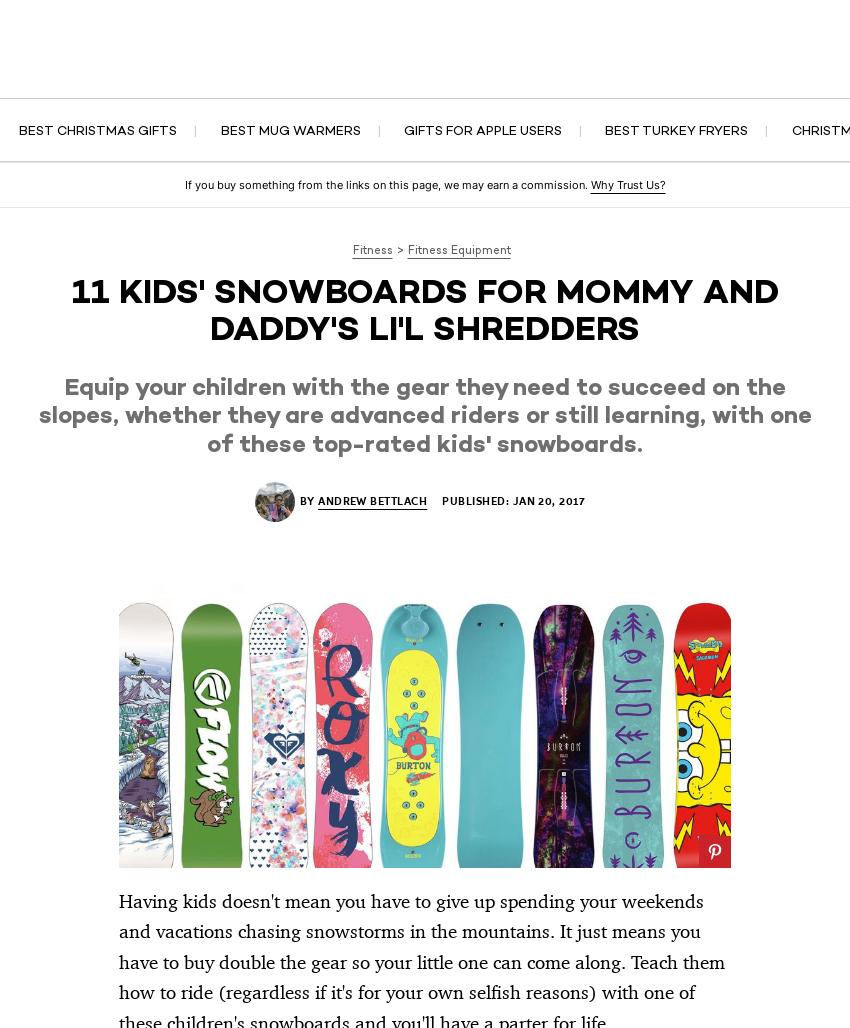 Image resolution: width=850 pixels, height=1028 pixels. Describe the element at coordinates (92, 70) in the screenshot. I see `'Tech'` at that location.